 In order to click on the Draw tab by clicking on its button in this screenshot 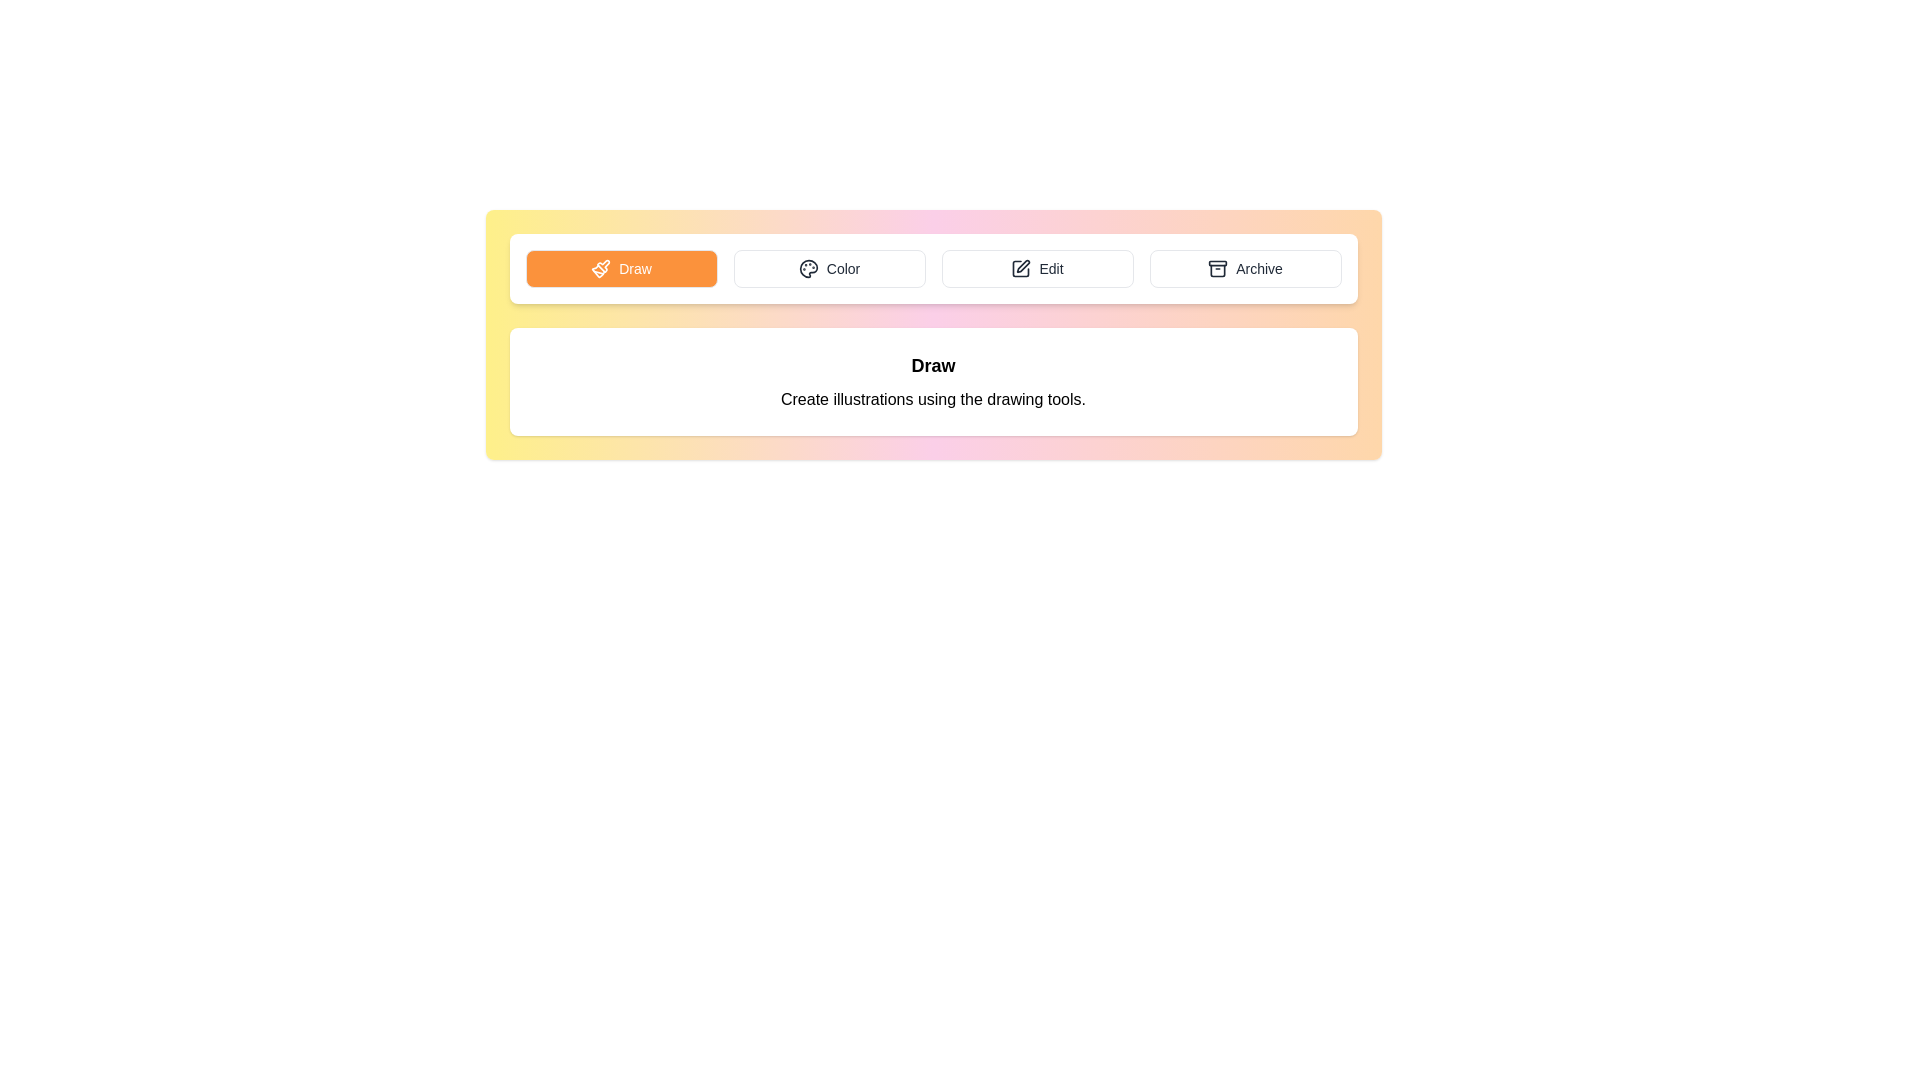, I will do `click(620, 268)`.